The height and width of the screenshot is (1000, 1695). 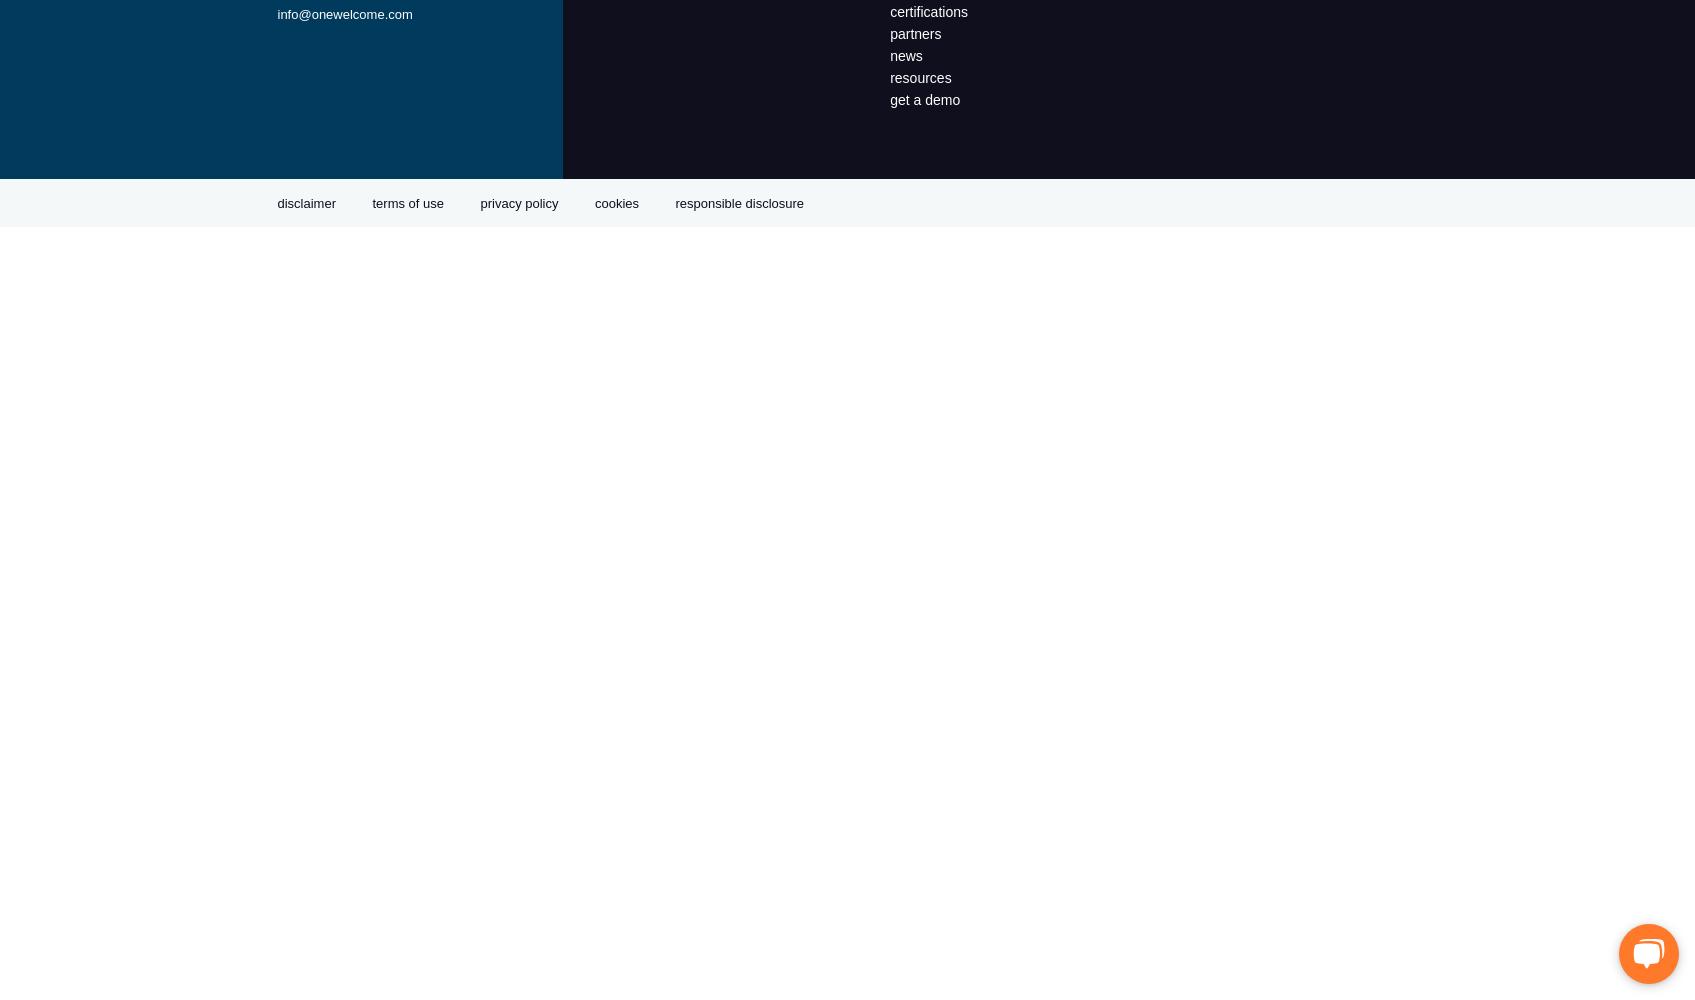 I want to click on 'terms of use', so click(x=407, y=202).